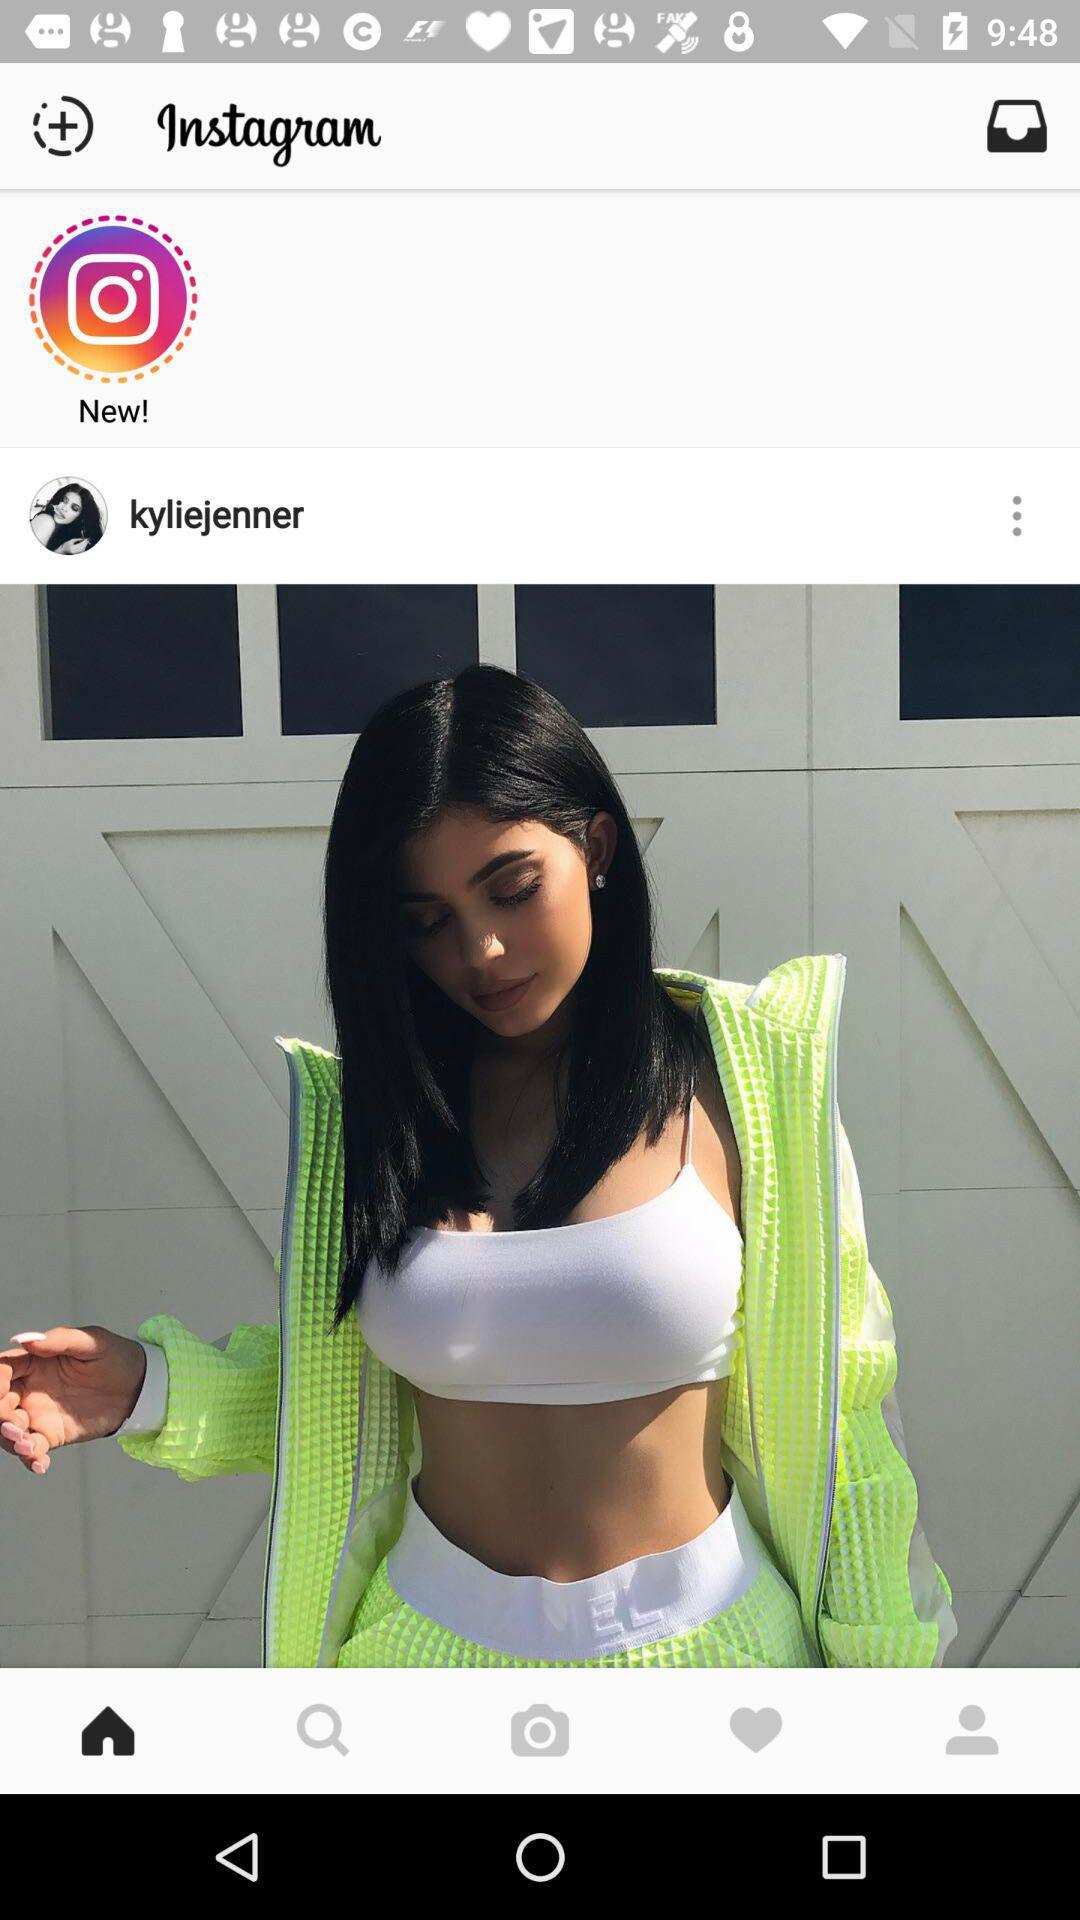 The image size is (1080, 1920). I want to click on the add icon, so click(61, 124).